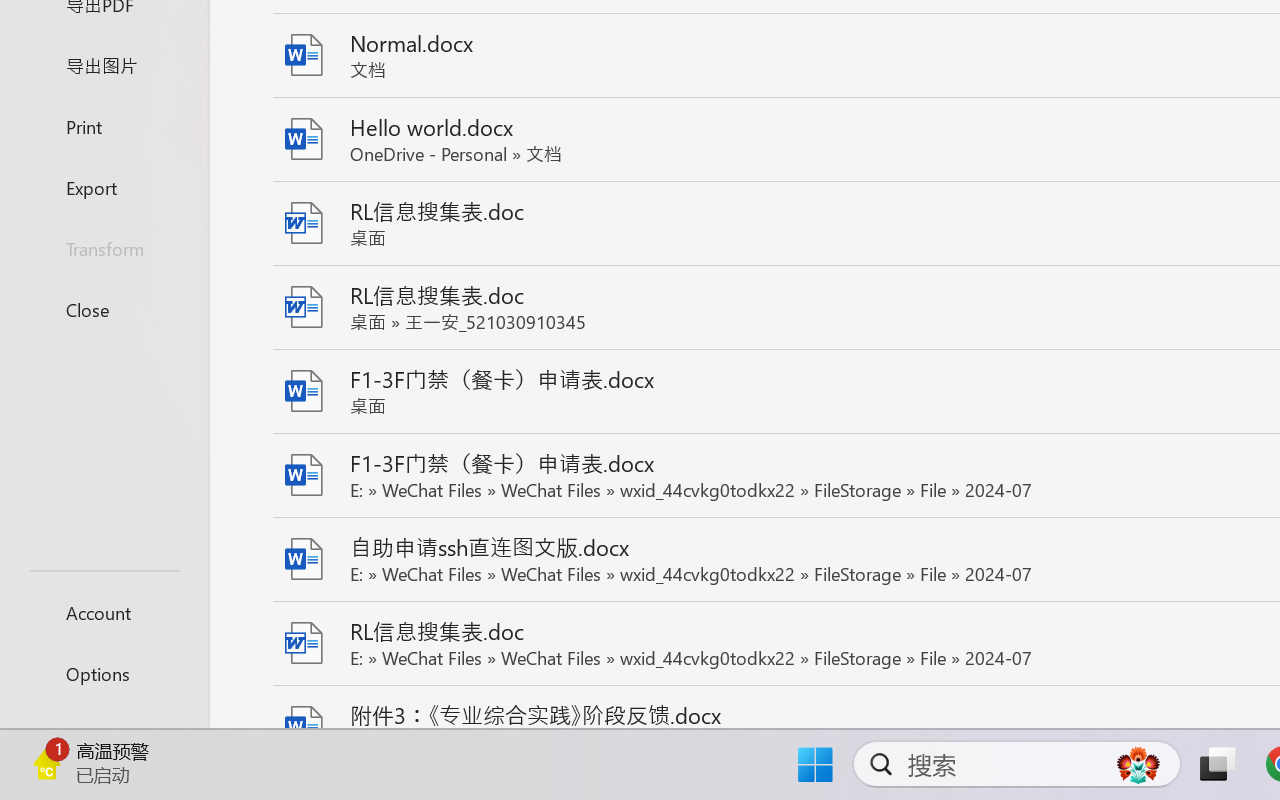 The image size is (1280, 800). What do you see at coordinates (103, 186) in the screenshot?
I see `'Export'` at bounding box center [103, 186].